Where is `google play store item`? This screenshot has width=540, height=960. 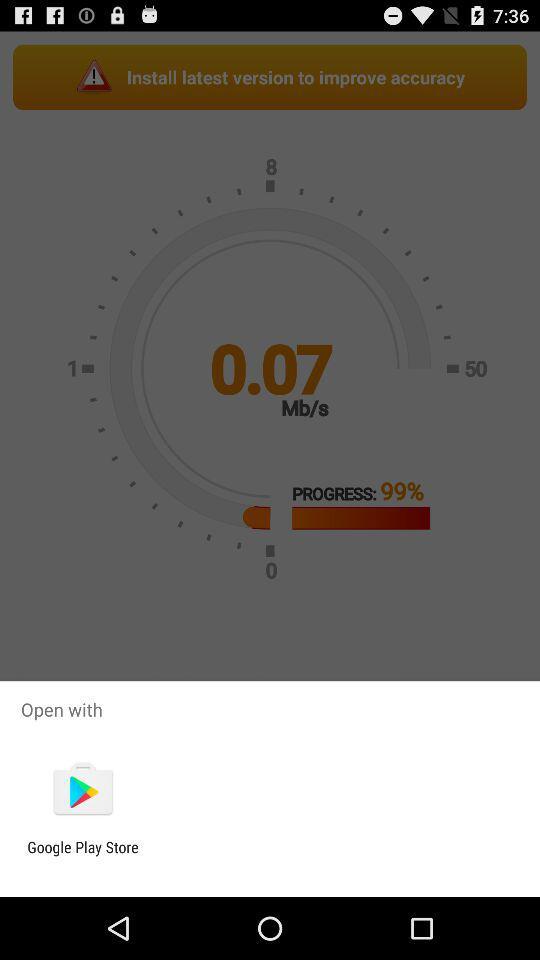
google play store item is located at coordinates (82, 855).